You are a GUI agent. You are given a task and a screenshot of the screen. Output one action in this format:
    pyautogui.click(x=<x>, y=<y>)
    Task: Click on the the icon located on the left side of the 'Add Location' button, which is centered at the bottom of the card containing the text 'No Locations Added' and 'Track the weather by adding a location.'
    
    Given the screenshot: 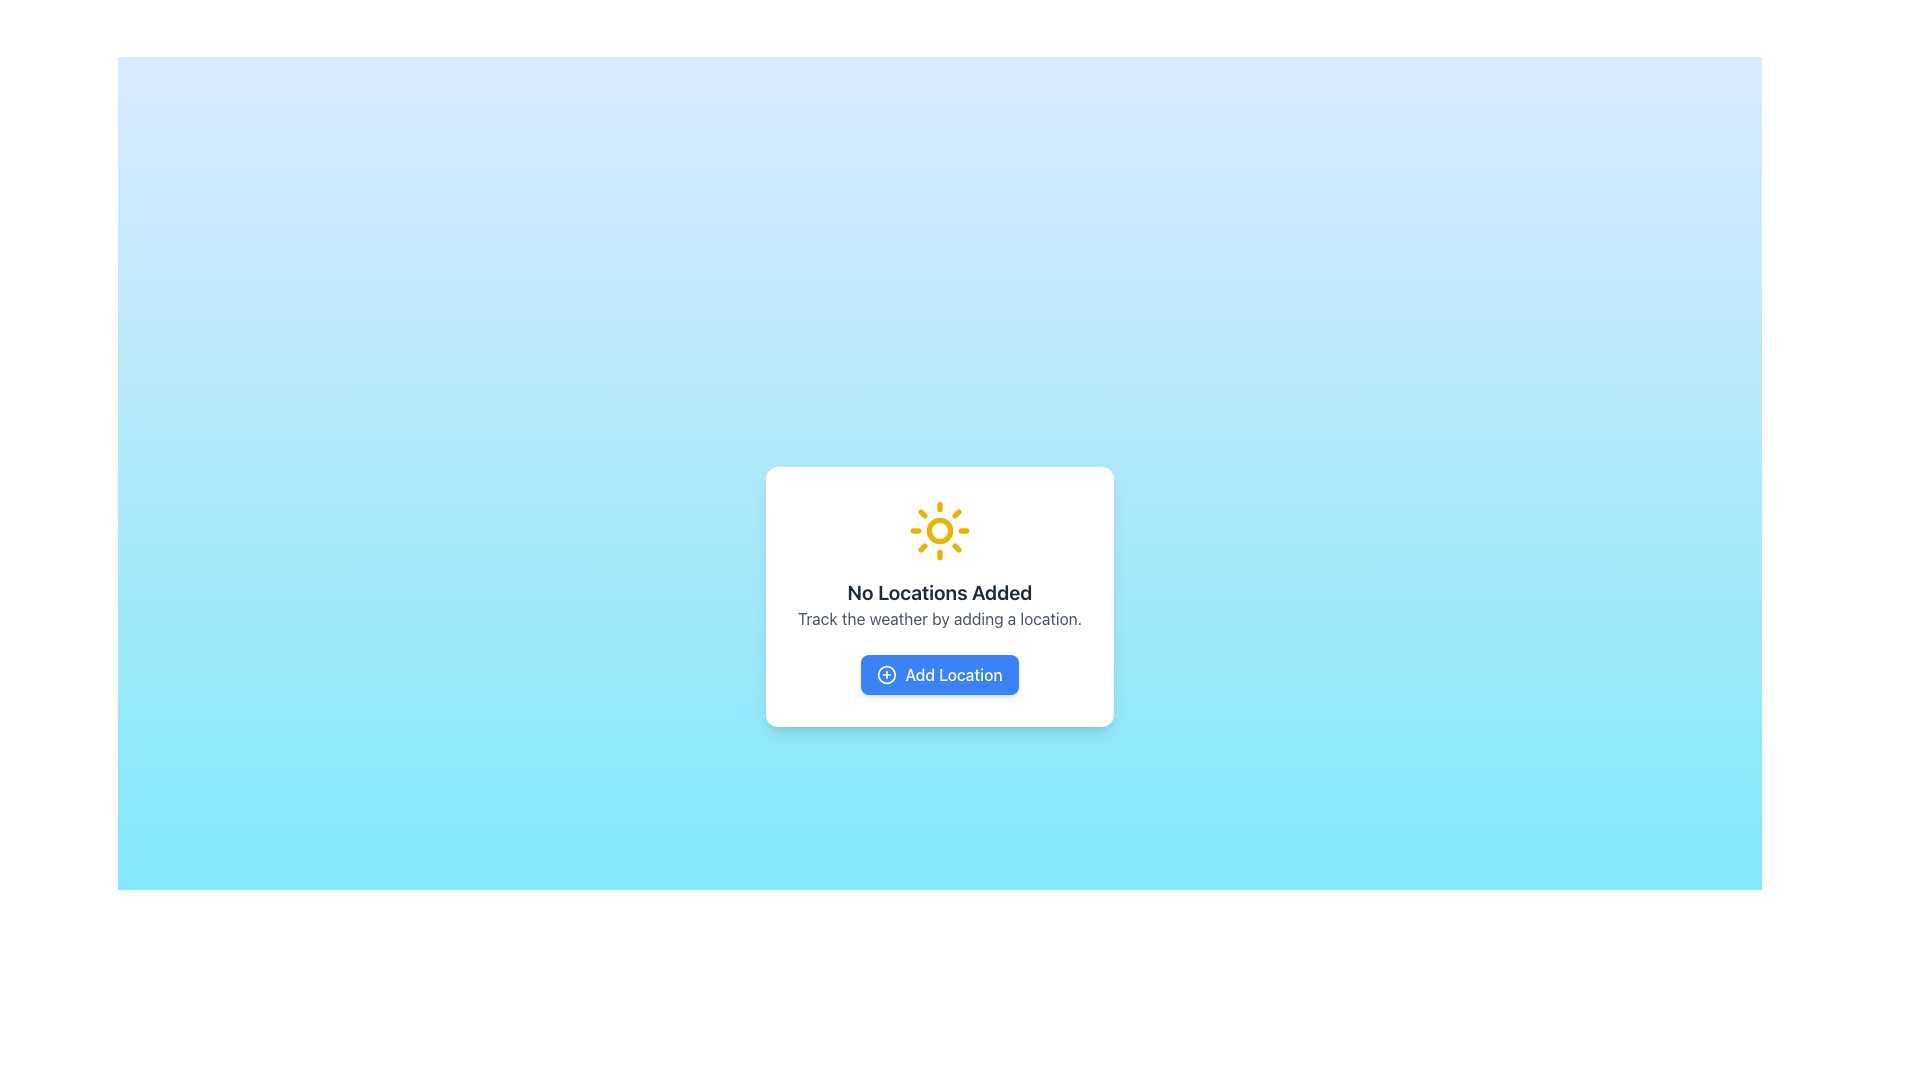 What is the action you would take?
    pyautogui.click(x=886, y=675)
    